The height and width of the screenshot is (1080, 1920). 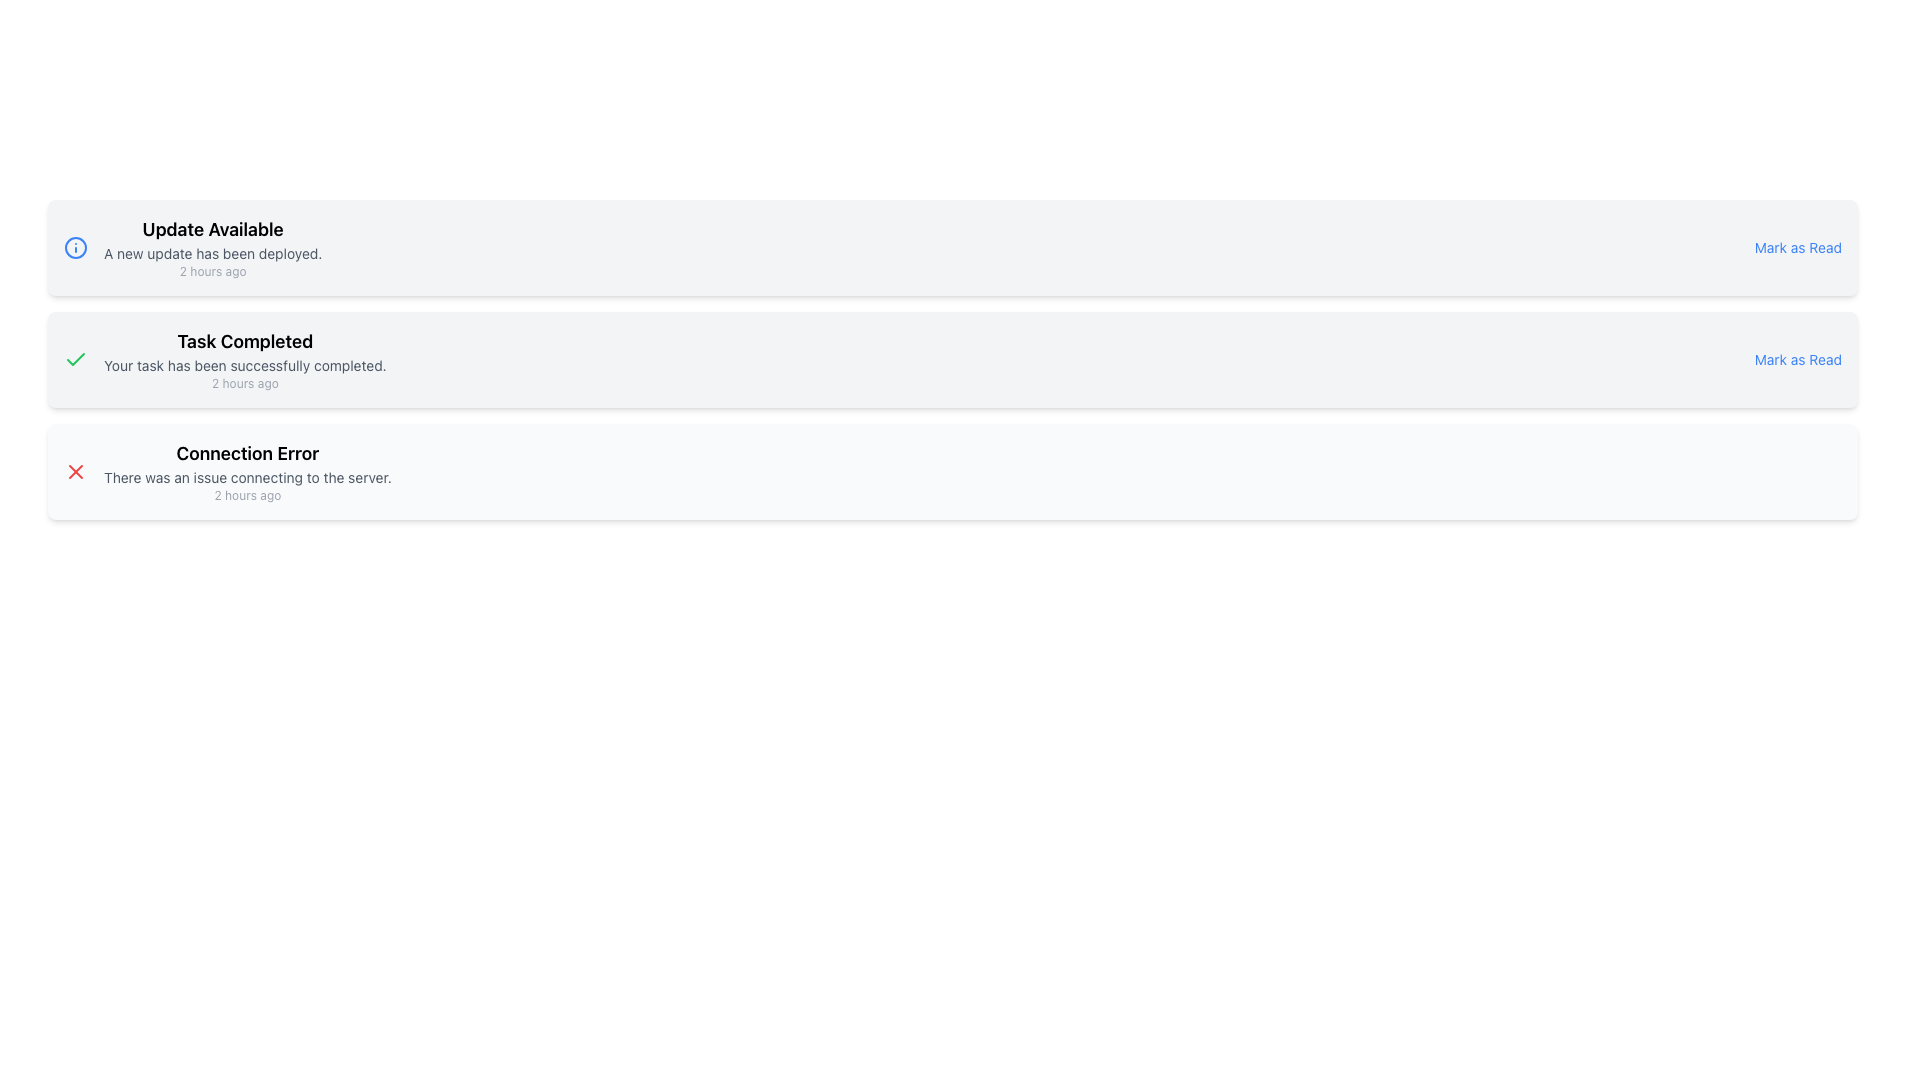 What do you see at coordinates (76, 246) in the screenshot?
I see `the outermost circular shape in the 'Update Available' notification icon, which is part of an SVG element containing other graphical elements` at bounding box center [76, 246].